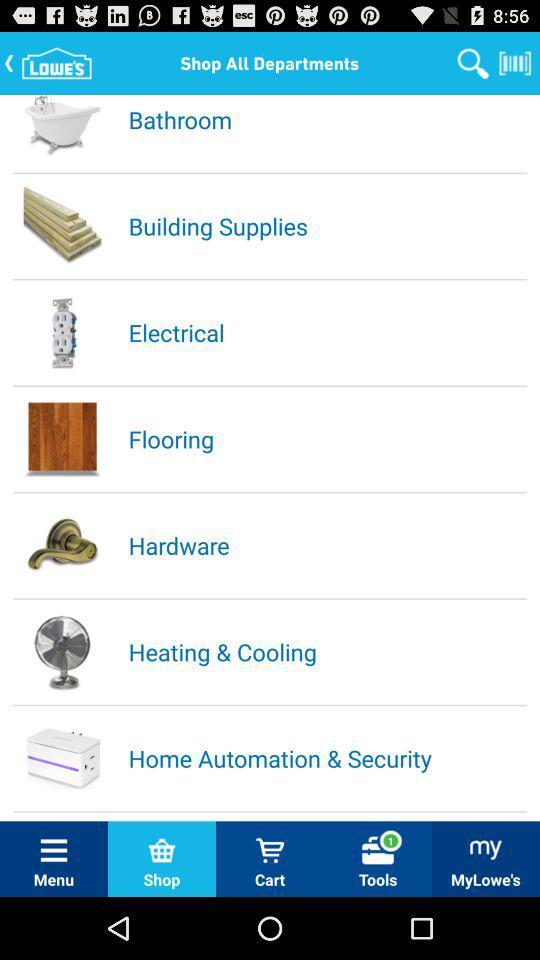 This screenshot has width=540, height=960. I want to click on icon above building supplies item, so click(326, 119).